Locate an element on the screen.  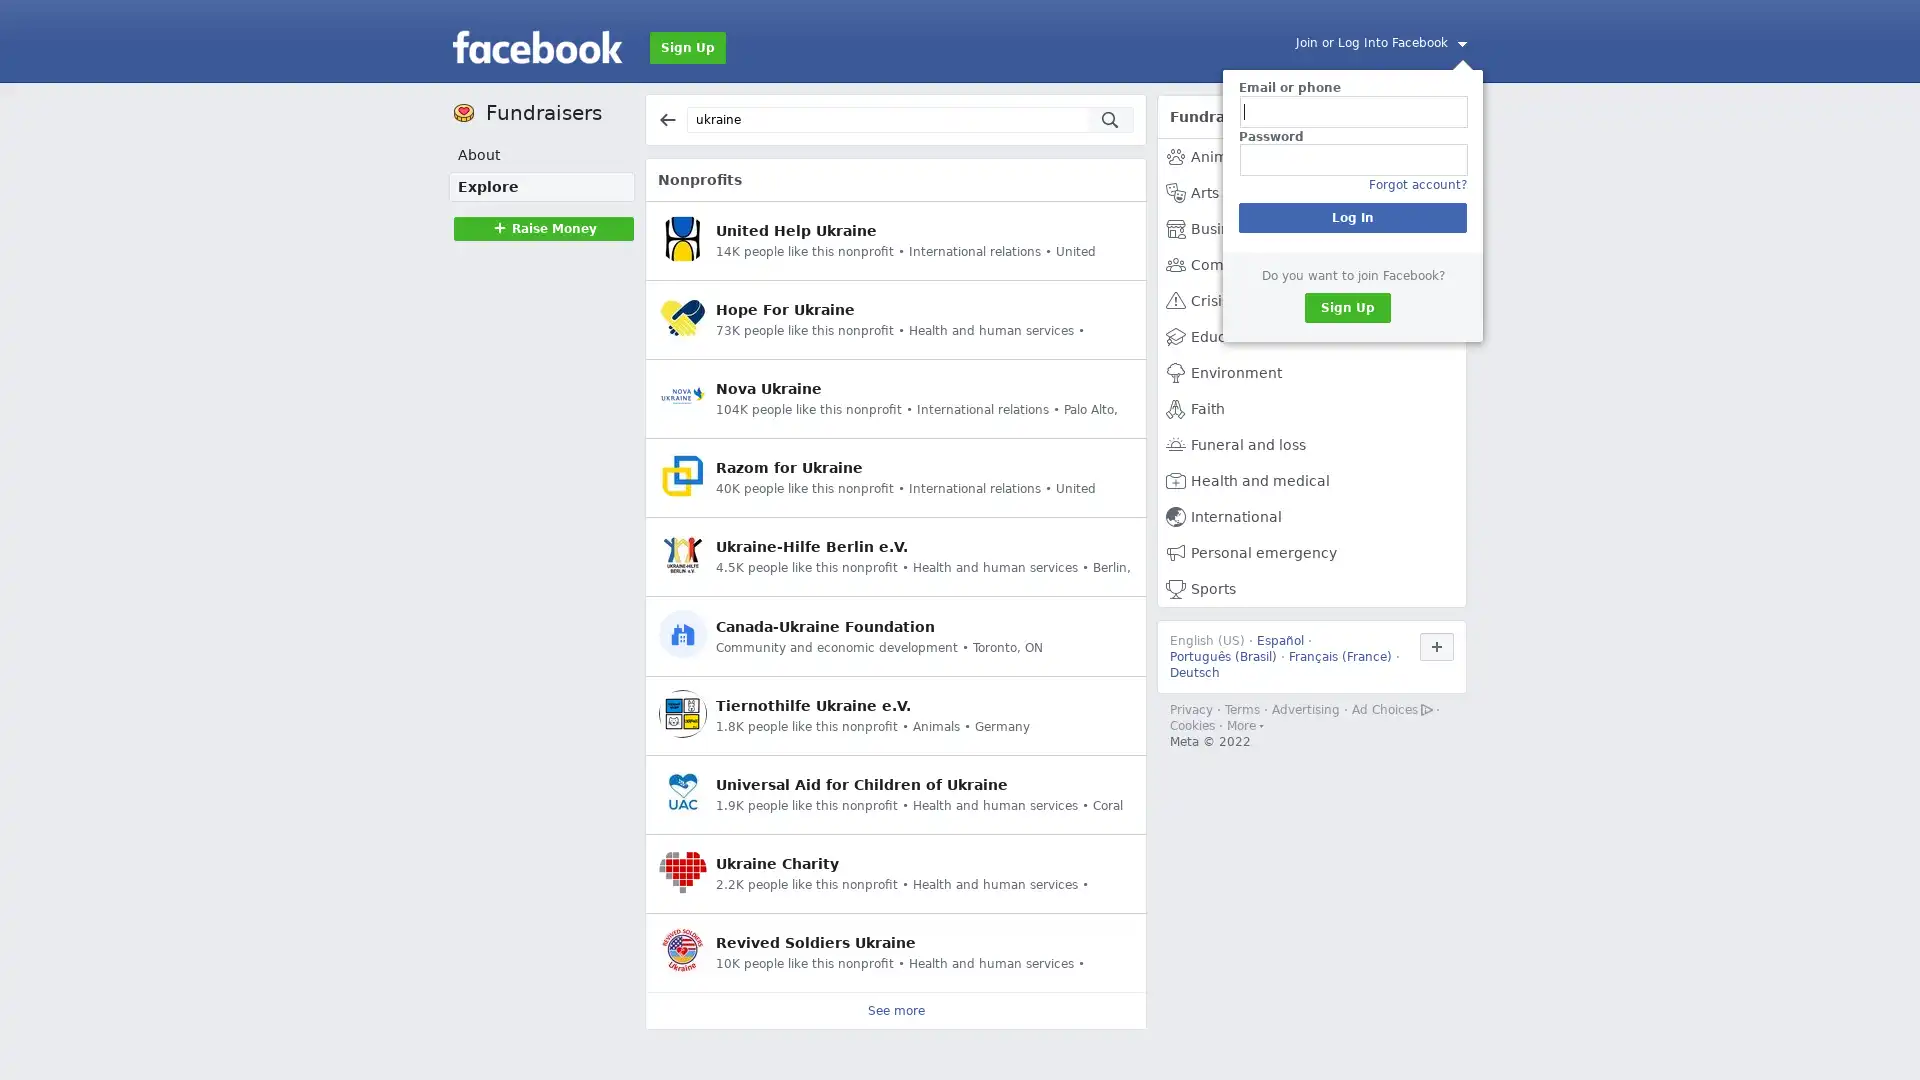
Francais (France) is located at coordinates (1340, 656).